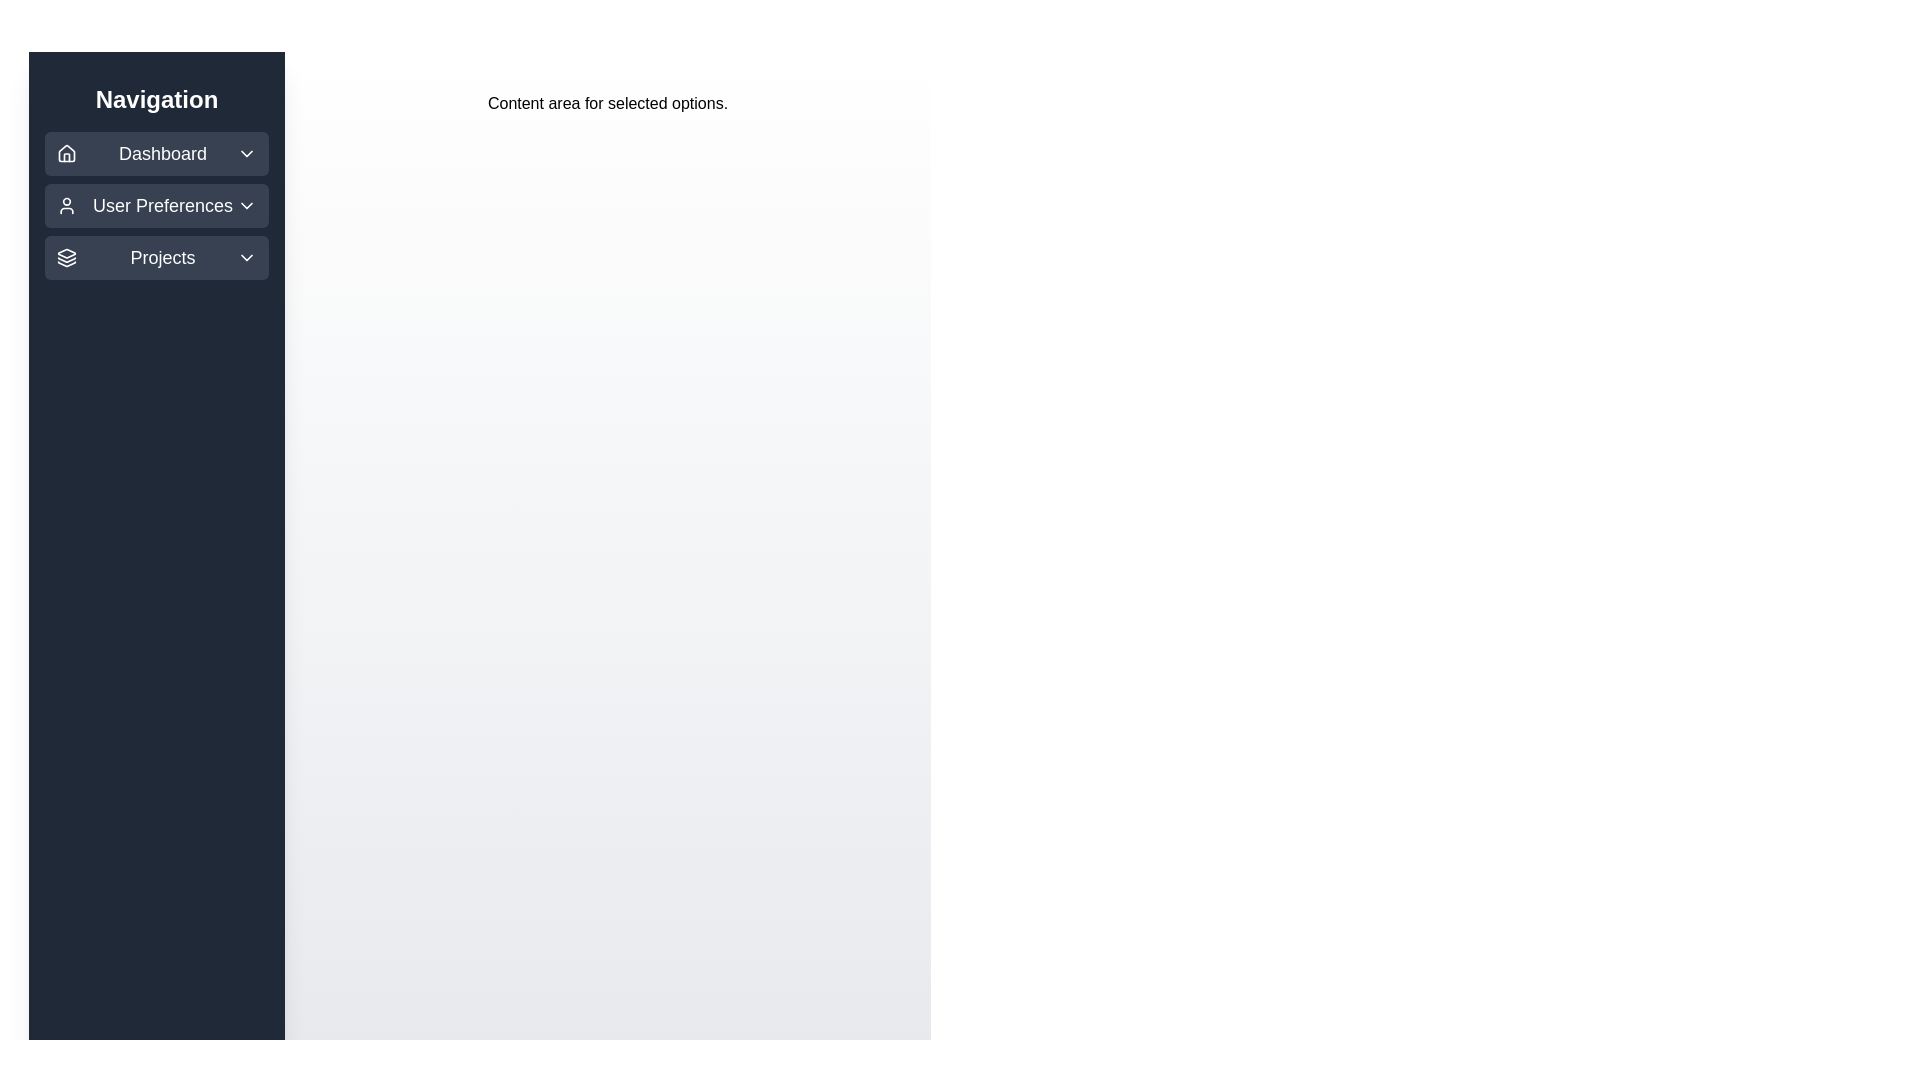 Image resolution: width=1920 pixels, height=1080 pixels. Describe the element at coordinates (163, 153) in the screenshot. I see `text content of the Dashboard label in the vertical navigation menu, which is positioned to the right of the home-shaped icon` at that location.